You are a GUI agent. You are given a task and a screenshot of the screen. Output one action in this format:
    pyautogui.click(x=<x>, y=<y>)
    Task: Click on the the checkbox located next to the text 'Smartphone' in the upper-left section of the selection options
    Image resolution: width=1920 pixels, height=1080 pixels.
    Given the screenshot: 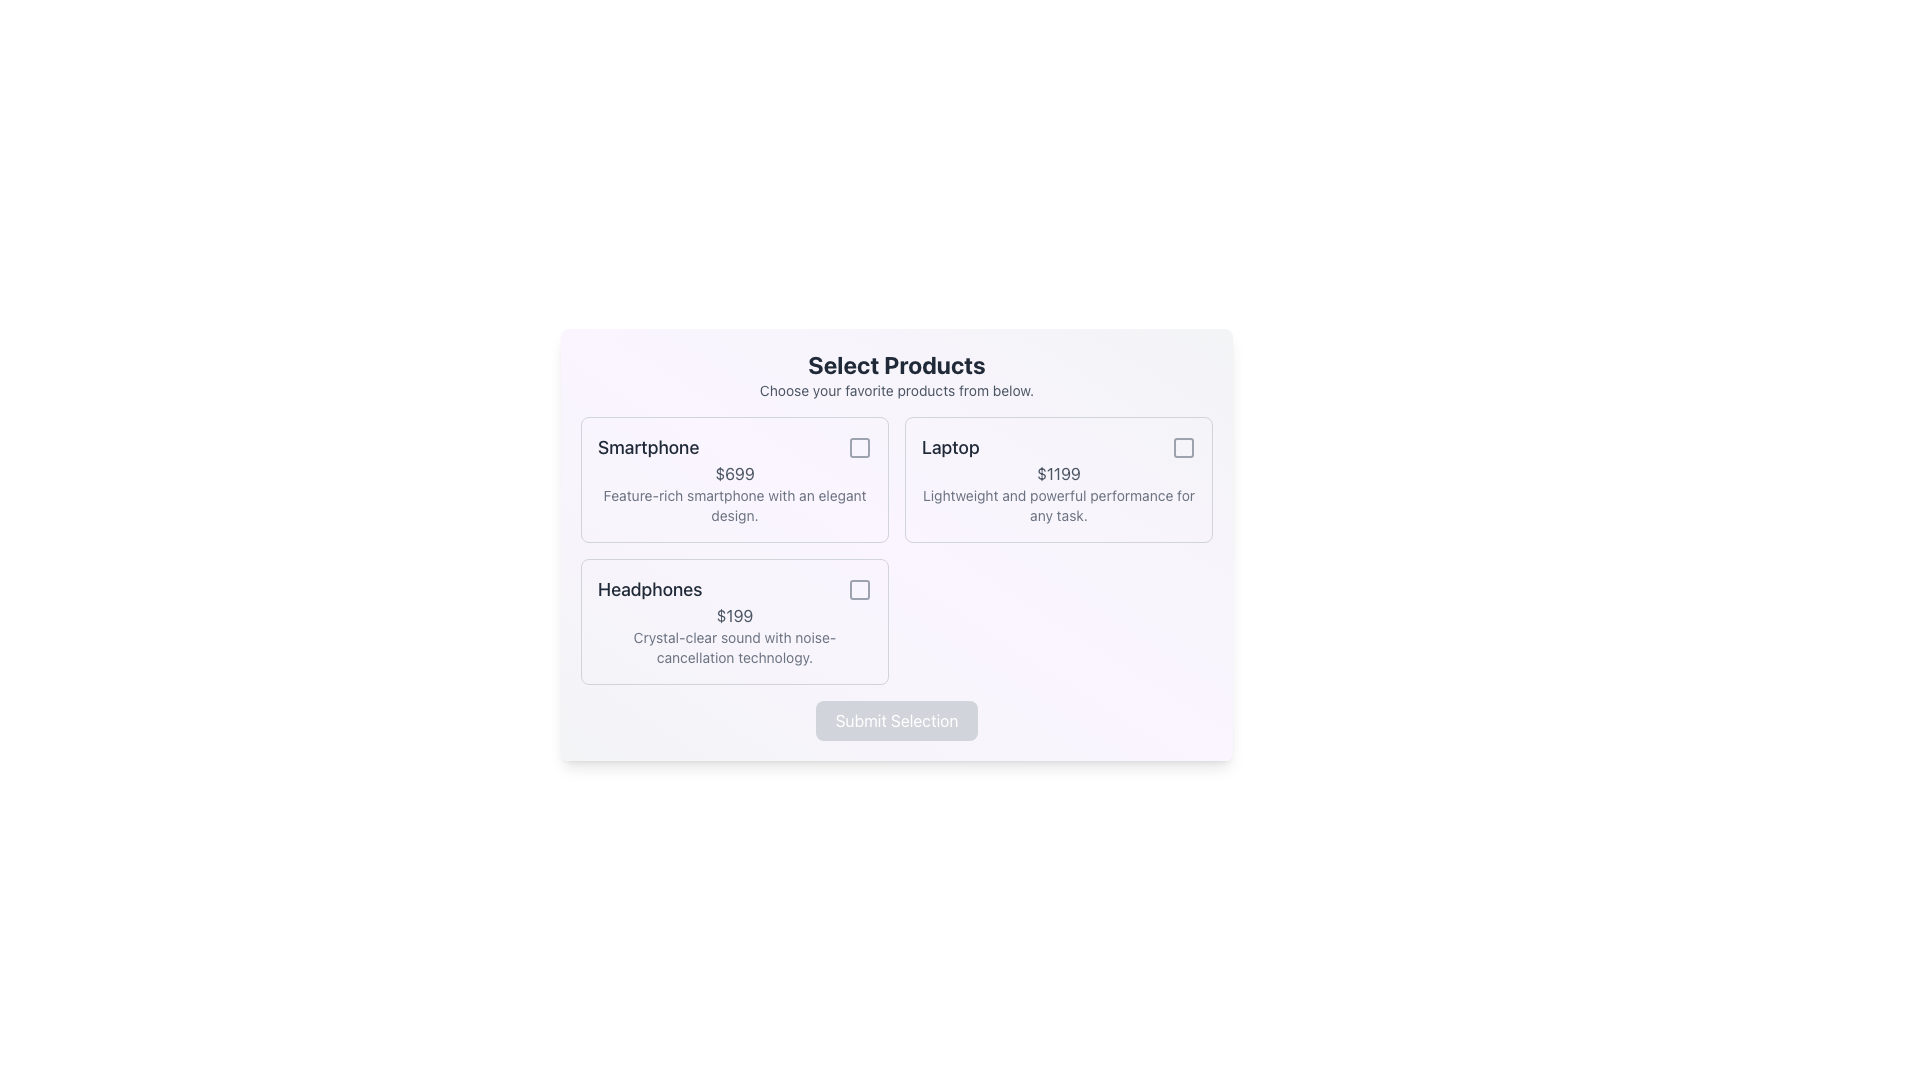 What is the action you would take?
    pyautogui.click(x=859, y=446)
    